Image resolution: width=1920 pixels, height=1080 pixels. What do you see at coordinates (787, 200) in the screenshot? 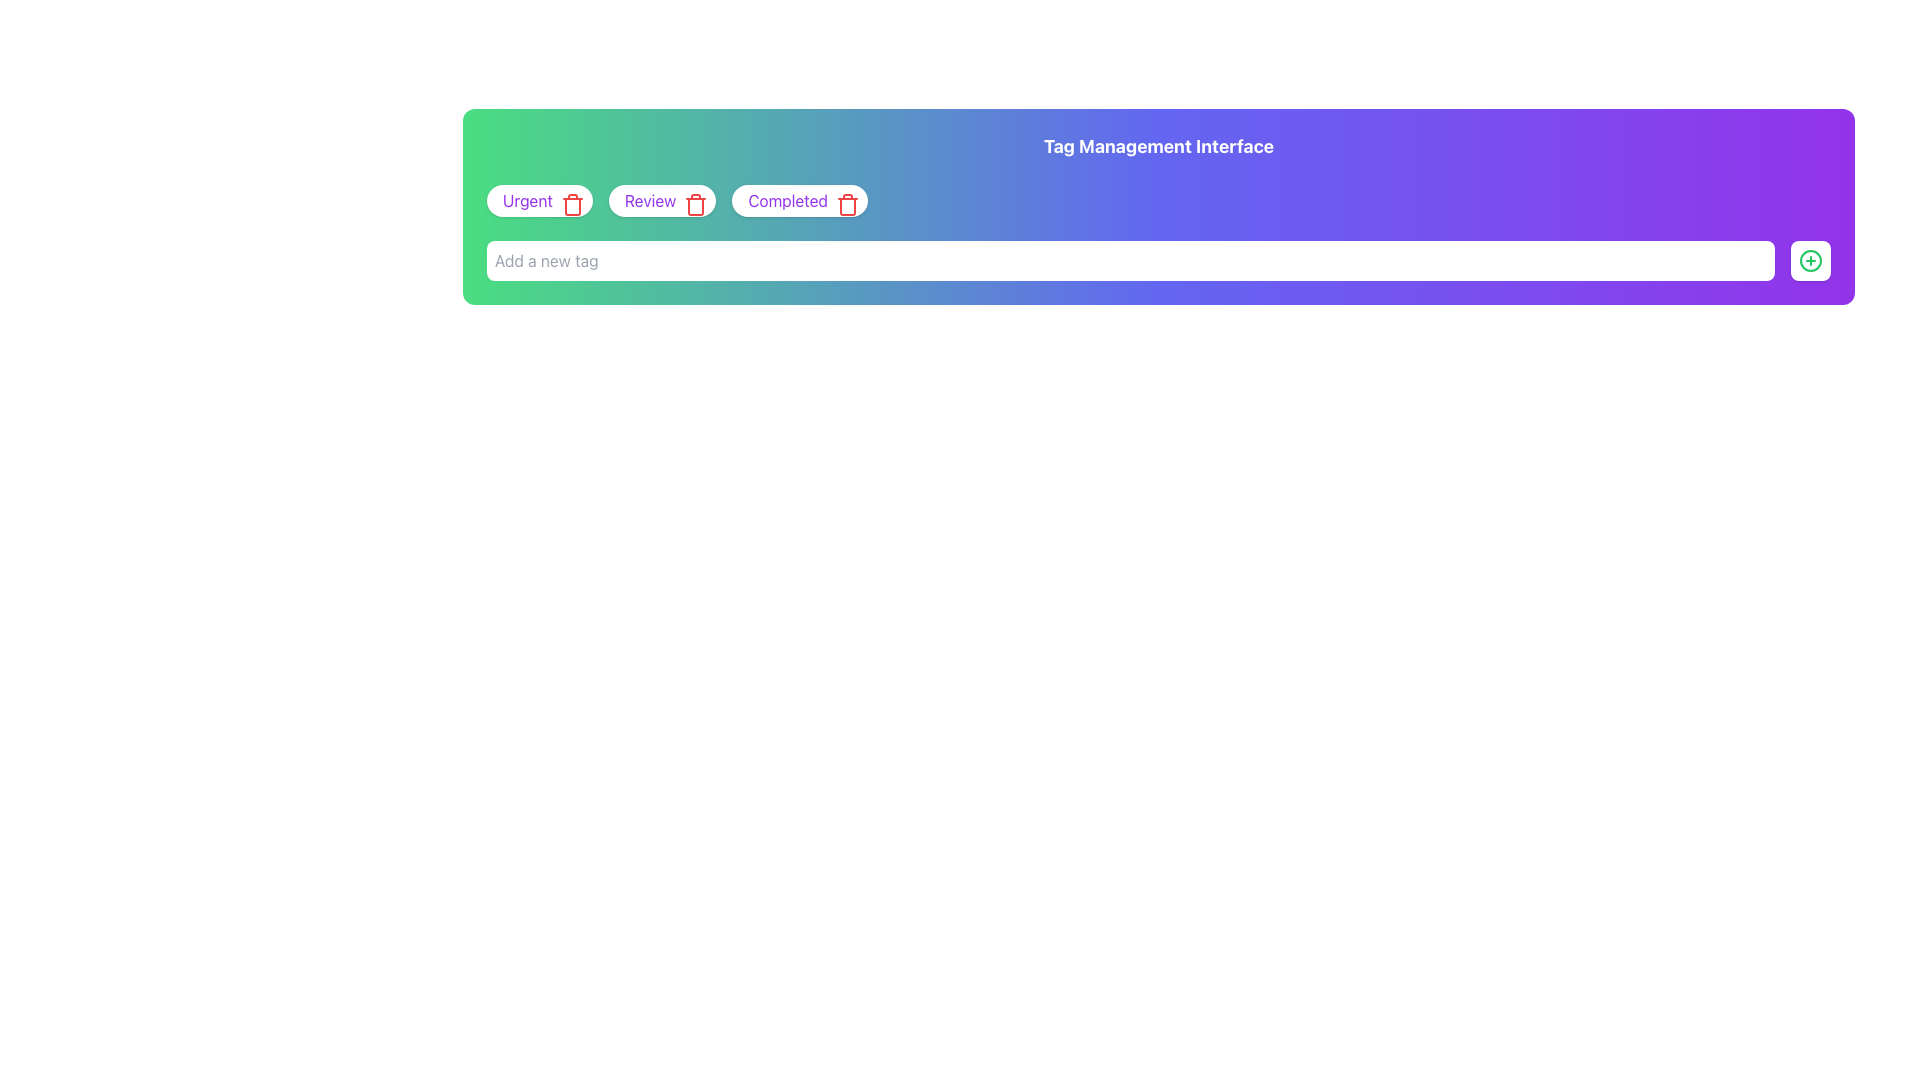
I see `the text label that indicates 'Completed', which is the third tag in a horizontal row of similarly styled tags` at bounding box center [787, 200].